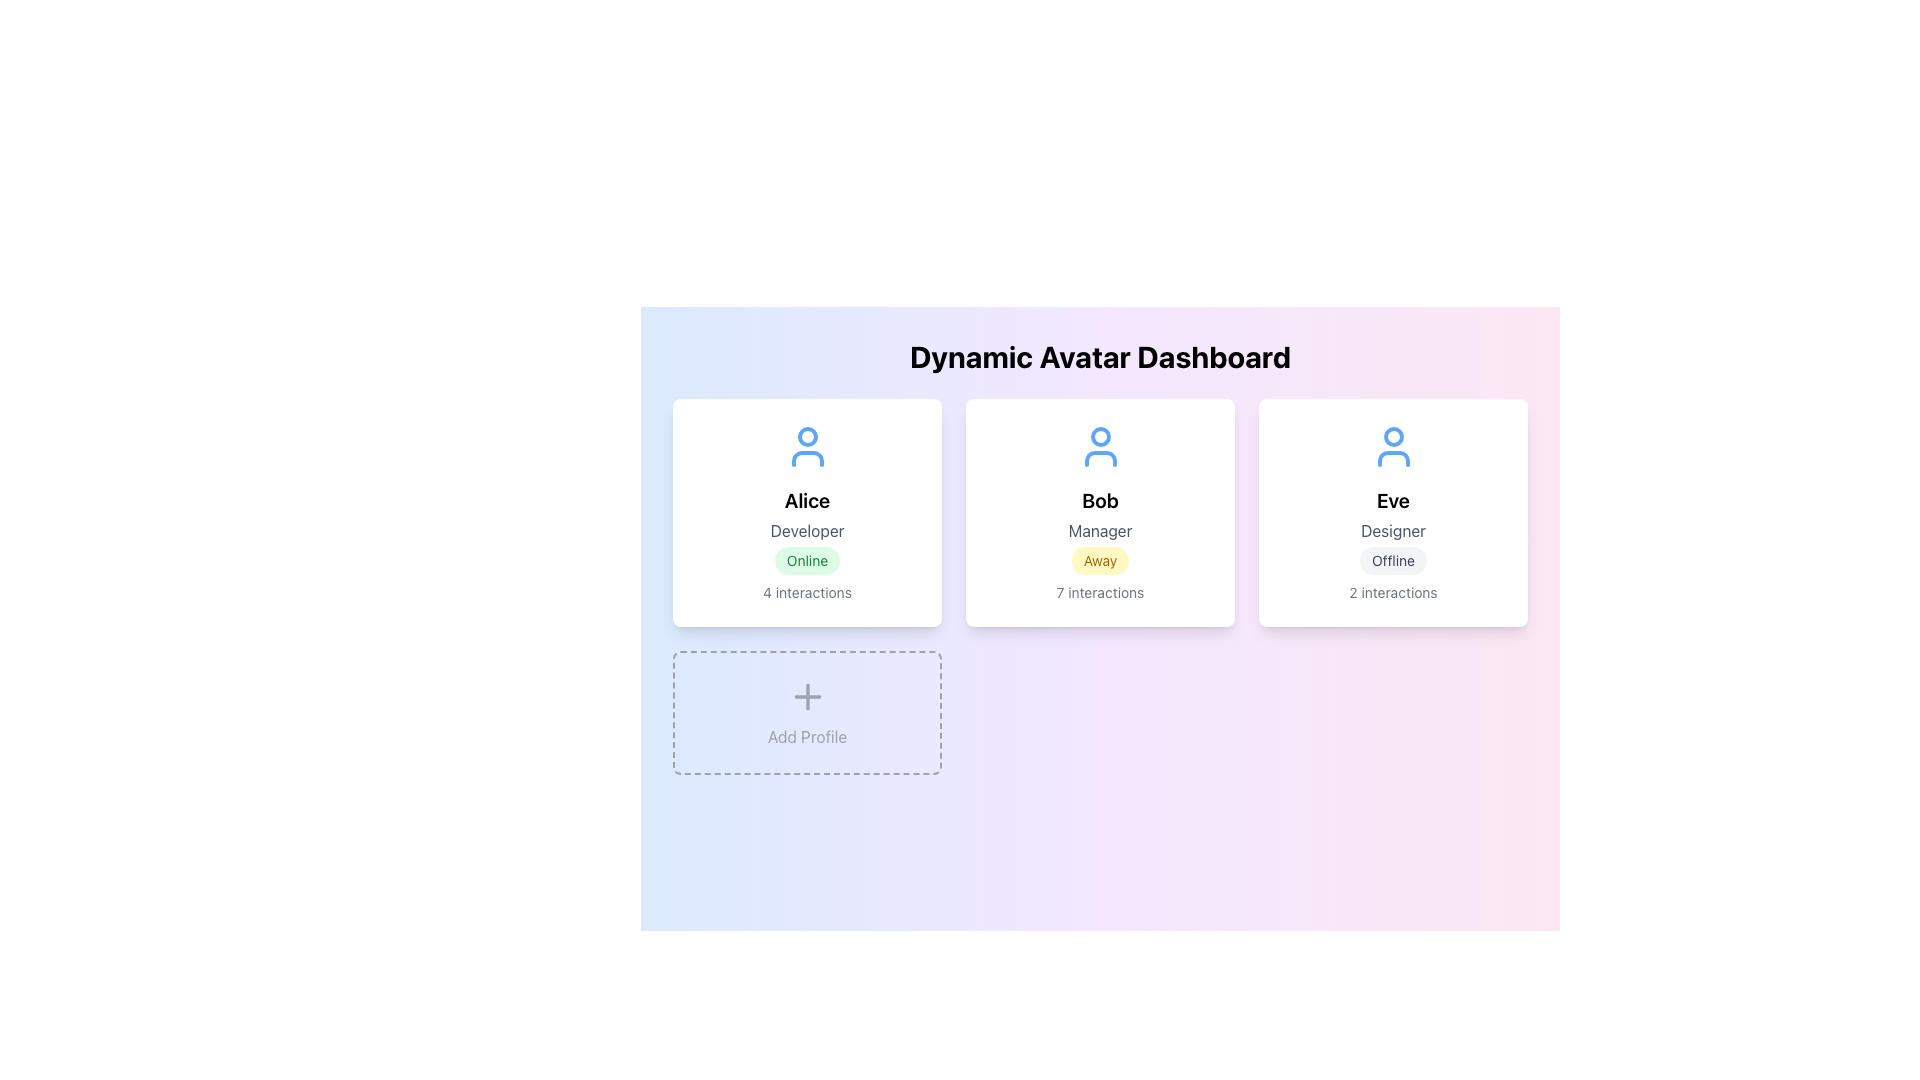 The width and height of the screenshot is (1920, 1080). I want to click on the informational label displaying the current status of the user as 'Offline', which is located below the text 'Designer' and above '2 interactions', so click(1392, 560).